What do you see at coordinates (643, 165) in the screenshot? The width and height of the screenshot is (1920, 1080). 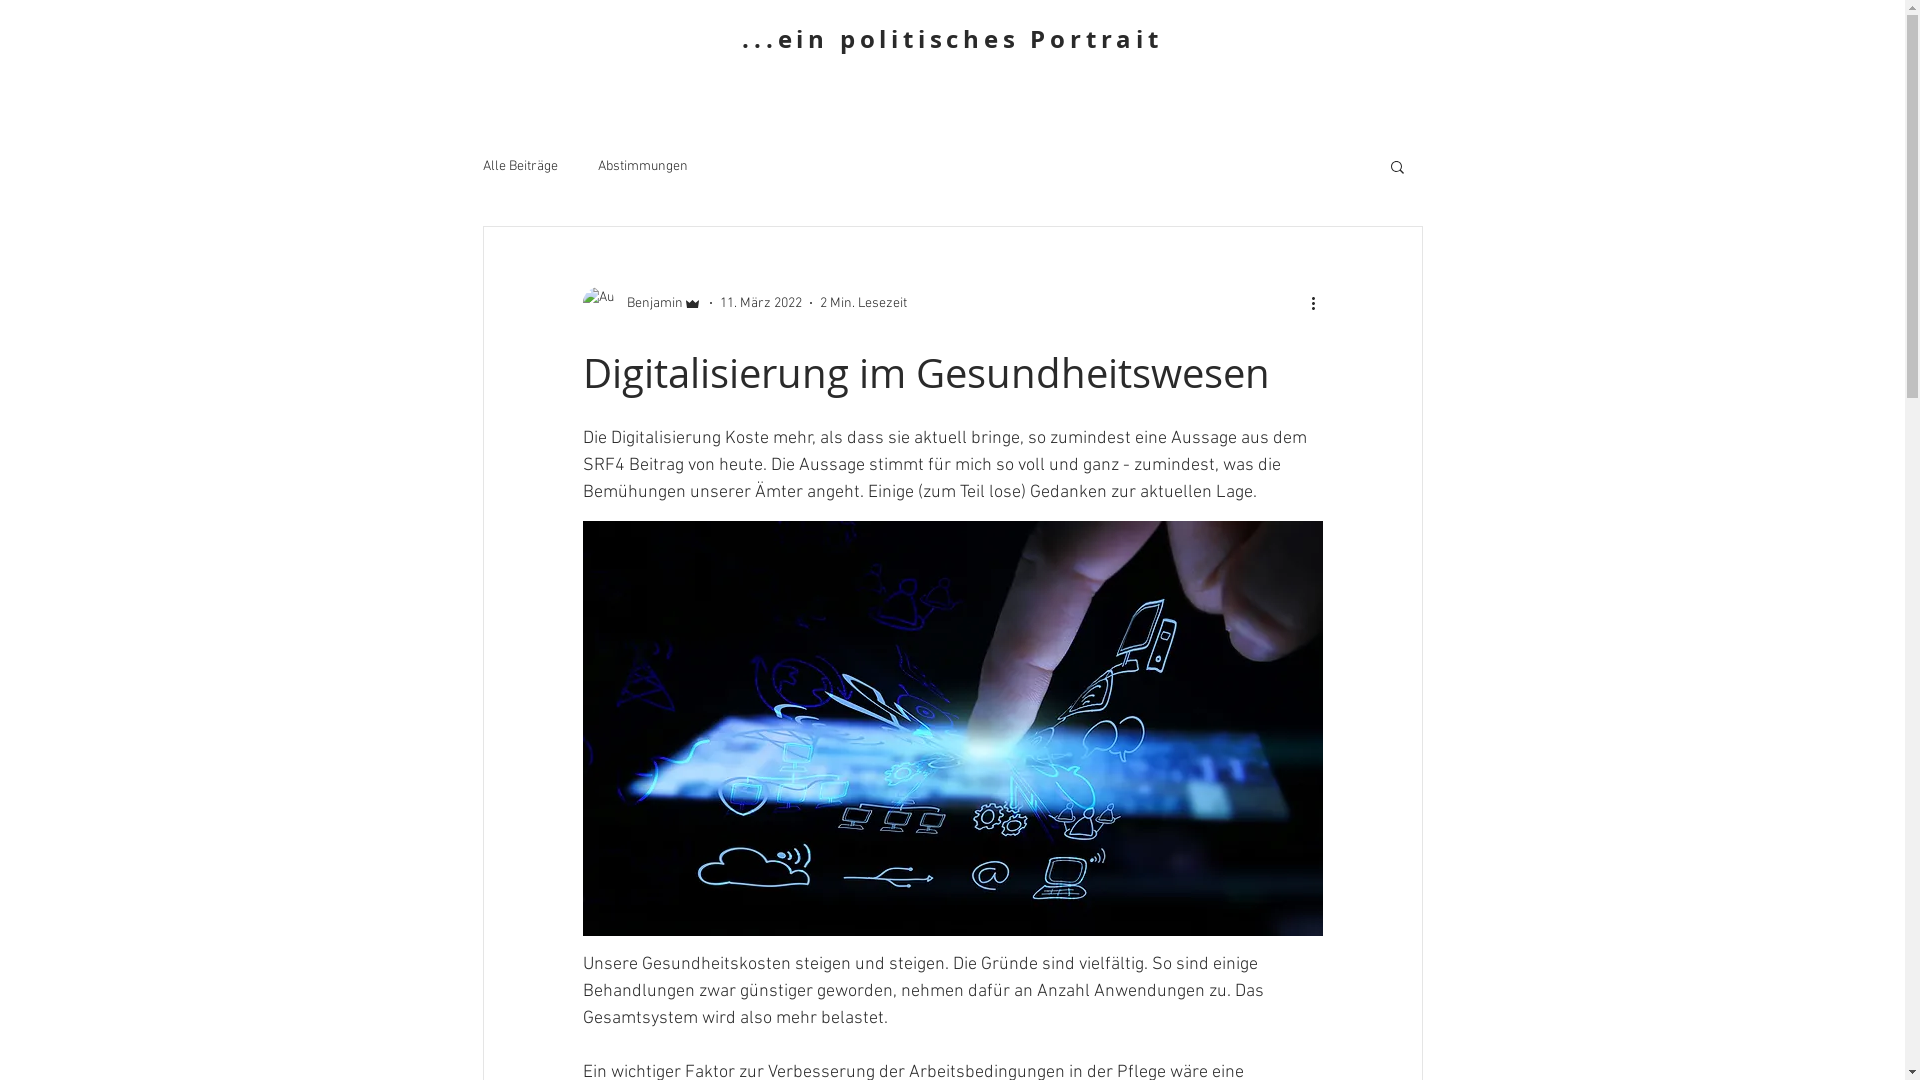 I see `'Abstimmungen'` at bounding box center [643, 165].